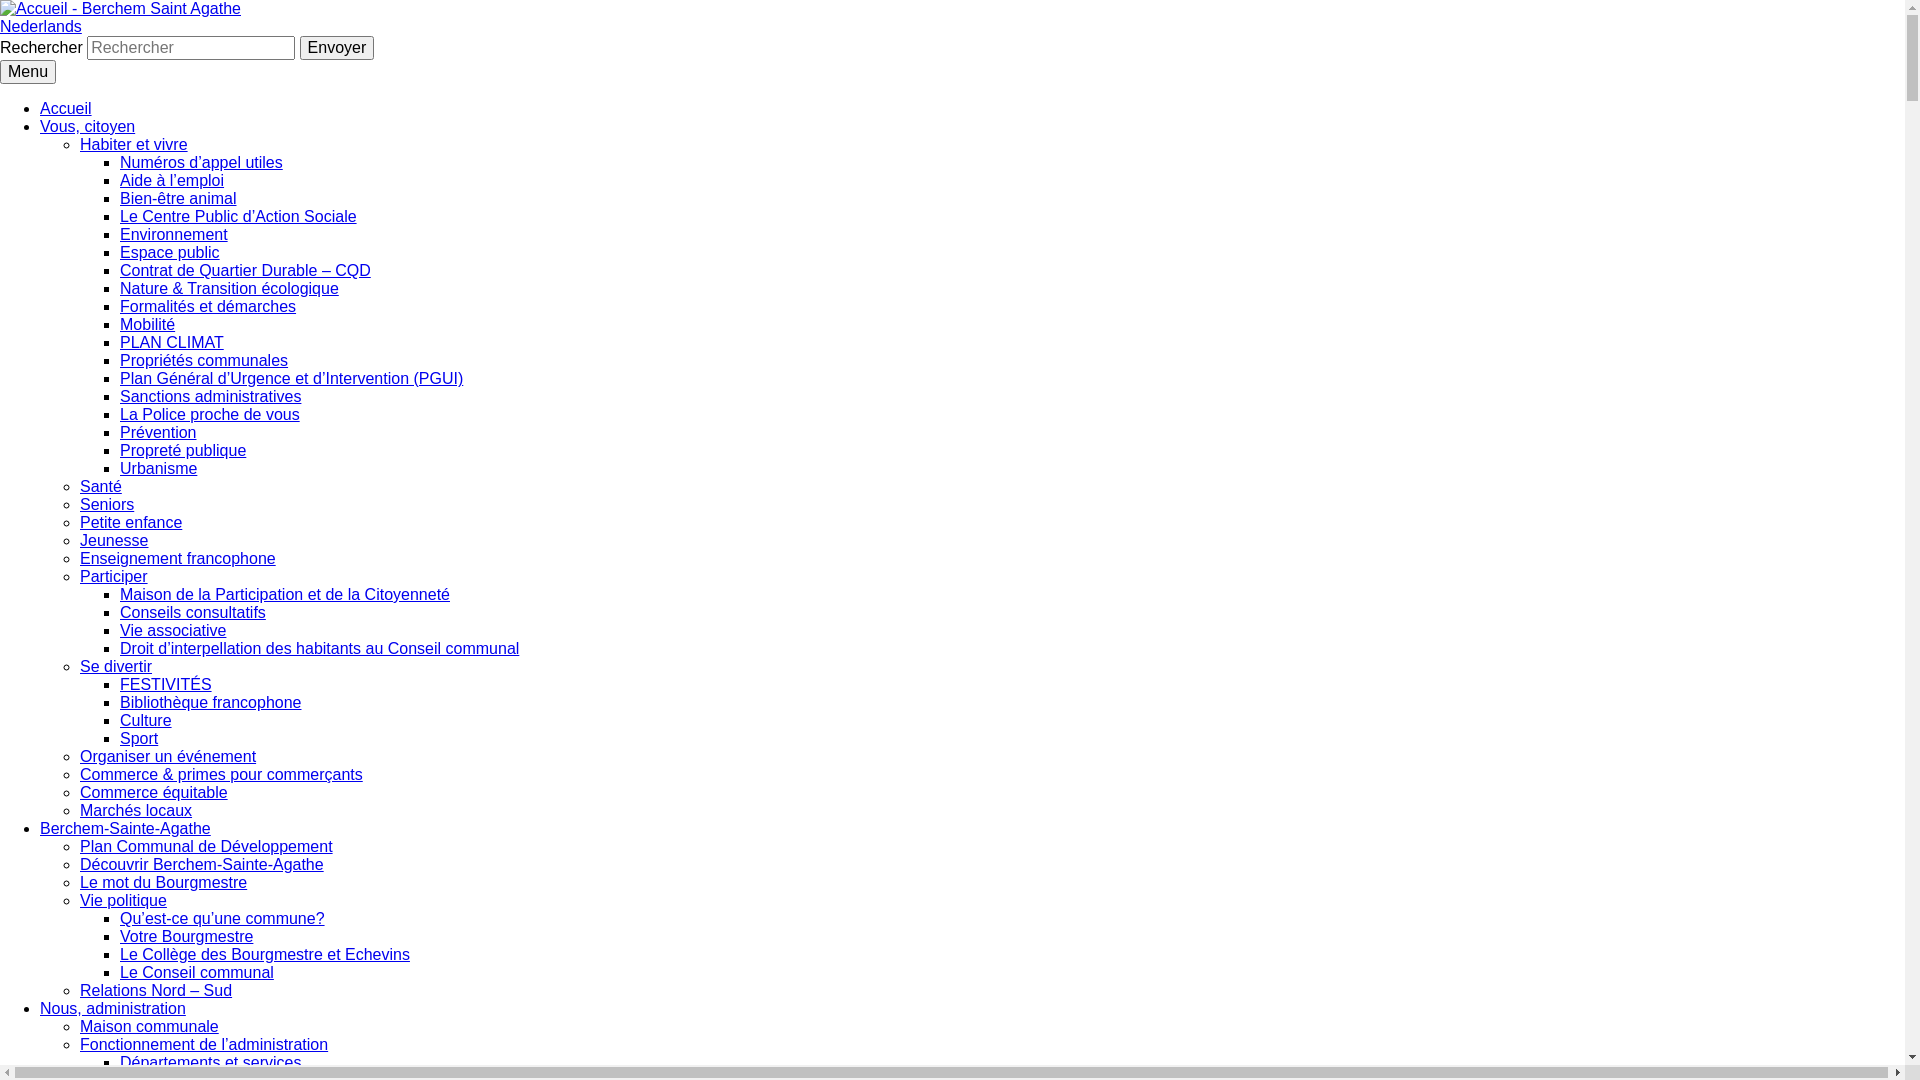 The image size is (1920, 1080). I want to click on 'Vie associative', so click(172, 630).